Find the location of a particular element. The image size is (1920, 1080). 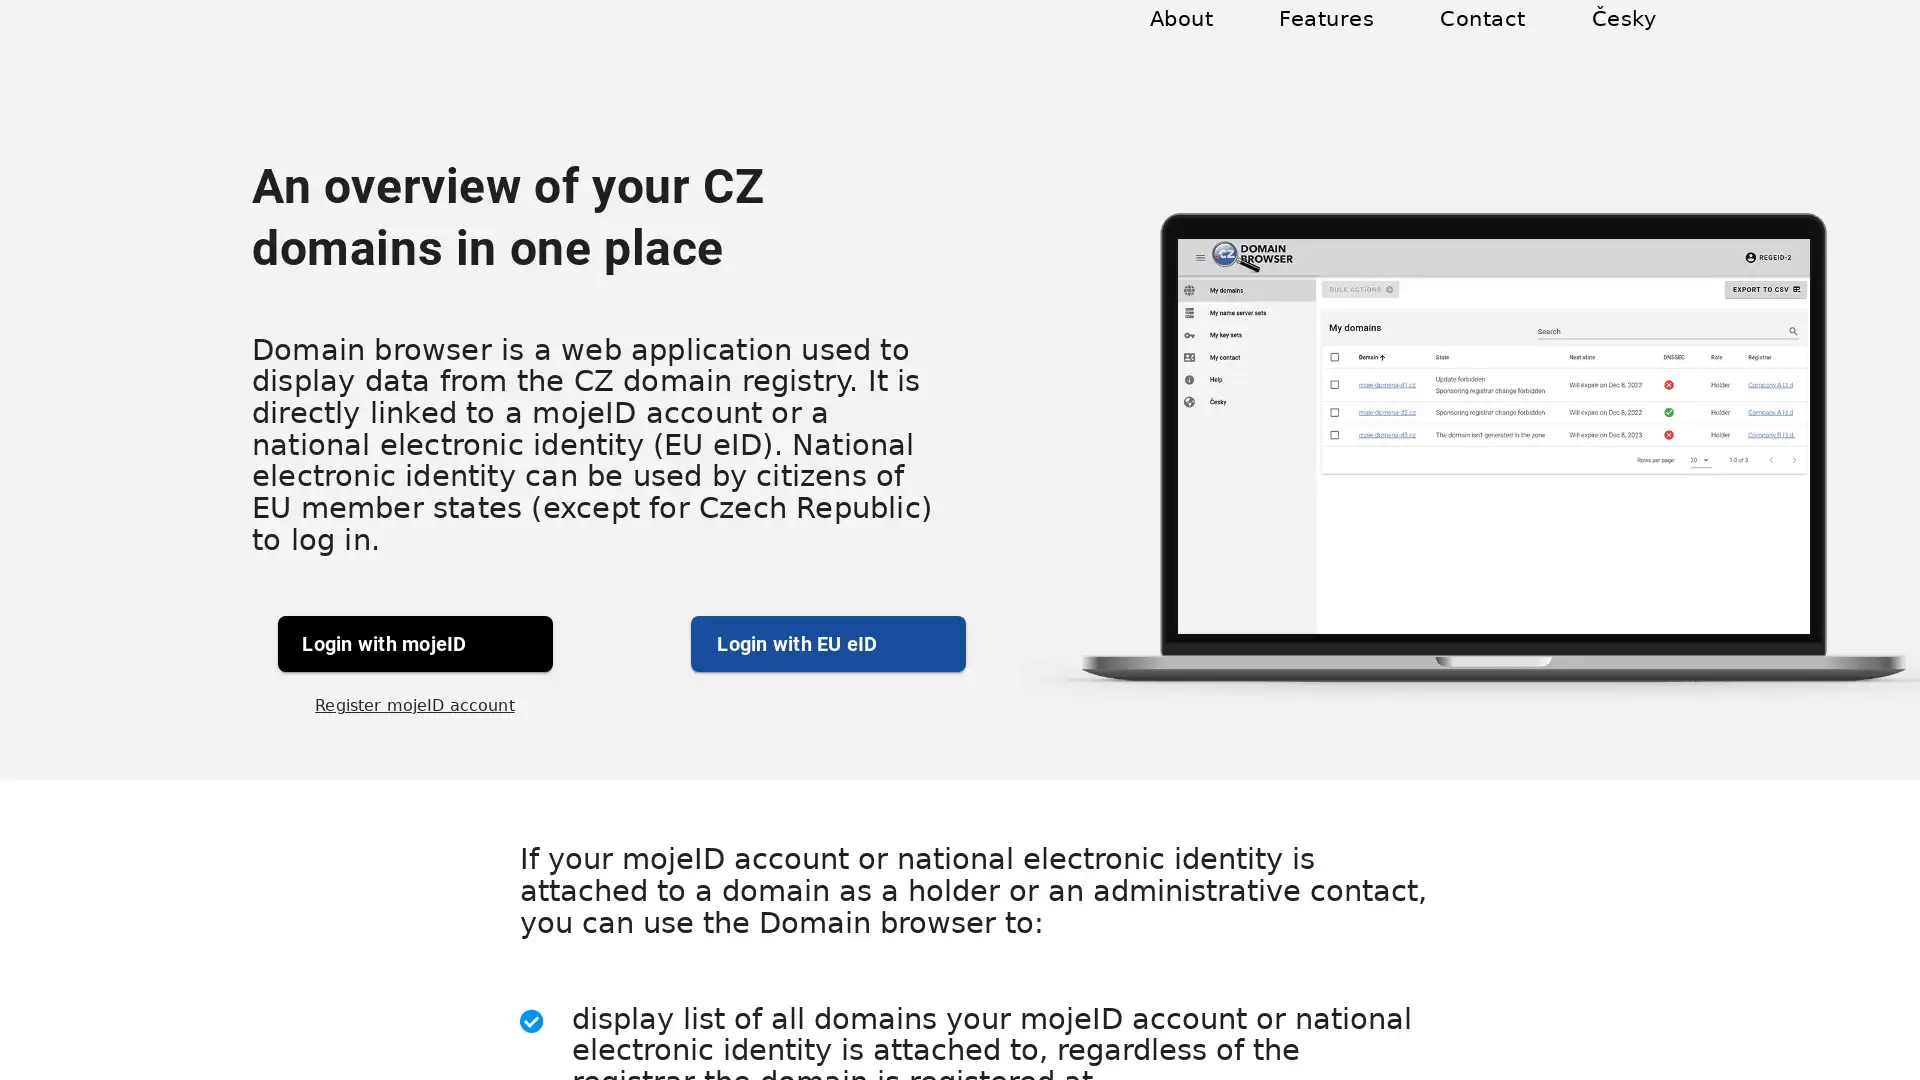

Contact is located at coordinates (1490, 42).